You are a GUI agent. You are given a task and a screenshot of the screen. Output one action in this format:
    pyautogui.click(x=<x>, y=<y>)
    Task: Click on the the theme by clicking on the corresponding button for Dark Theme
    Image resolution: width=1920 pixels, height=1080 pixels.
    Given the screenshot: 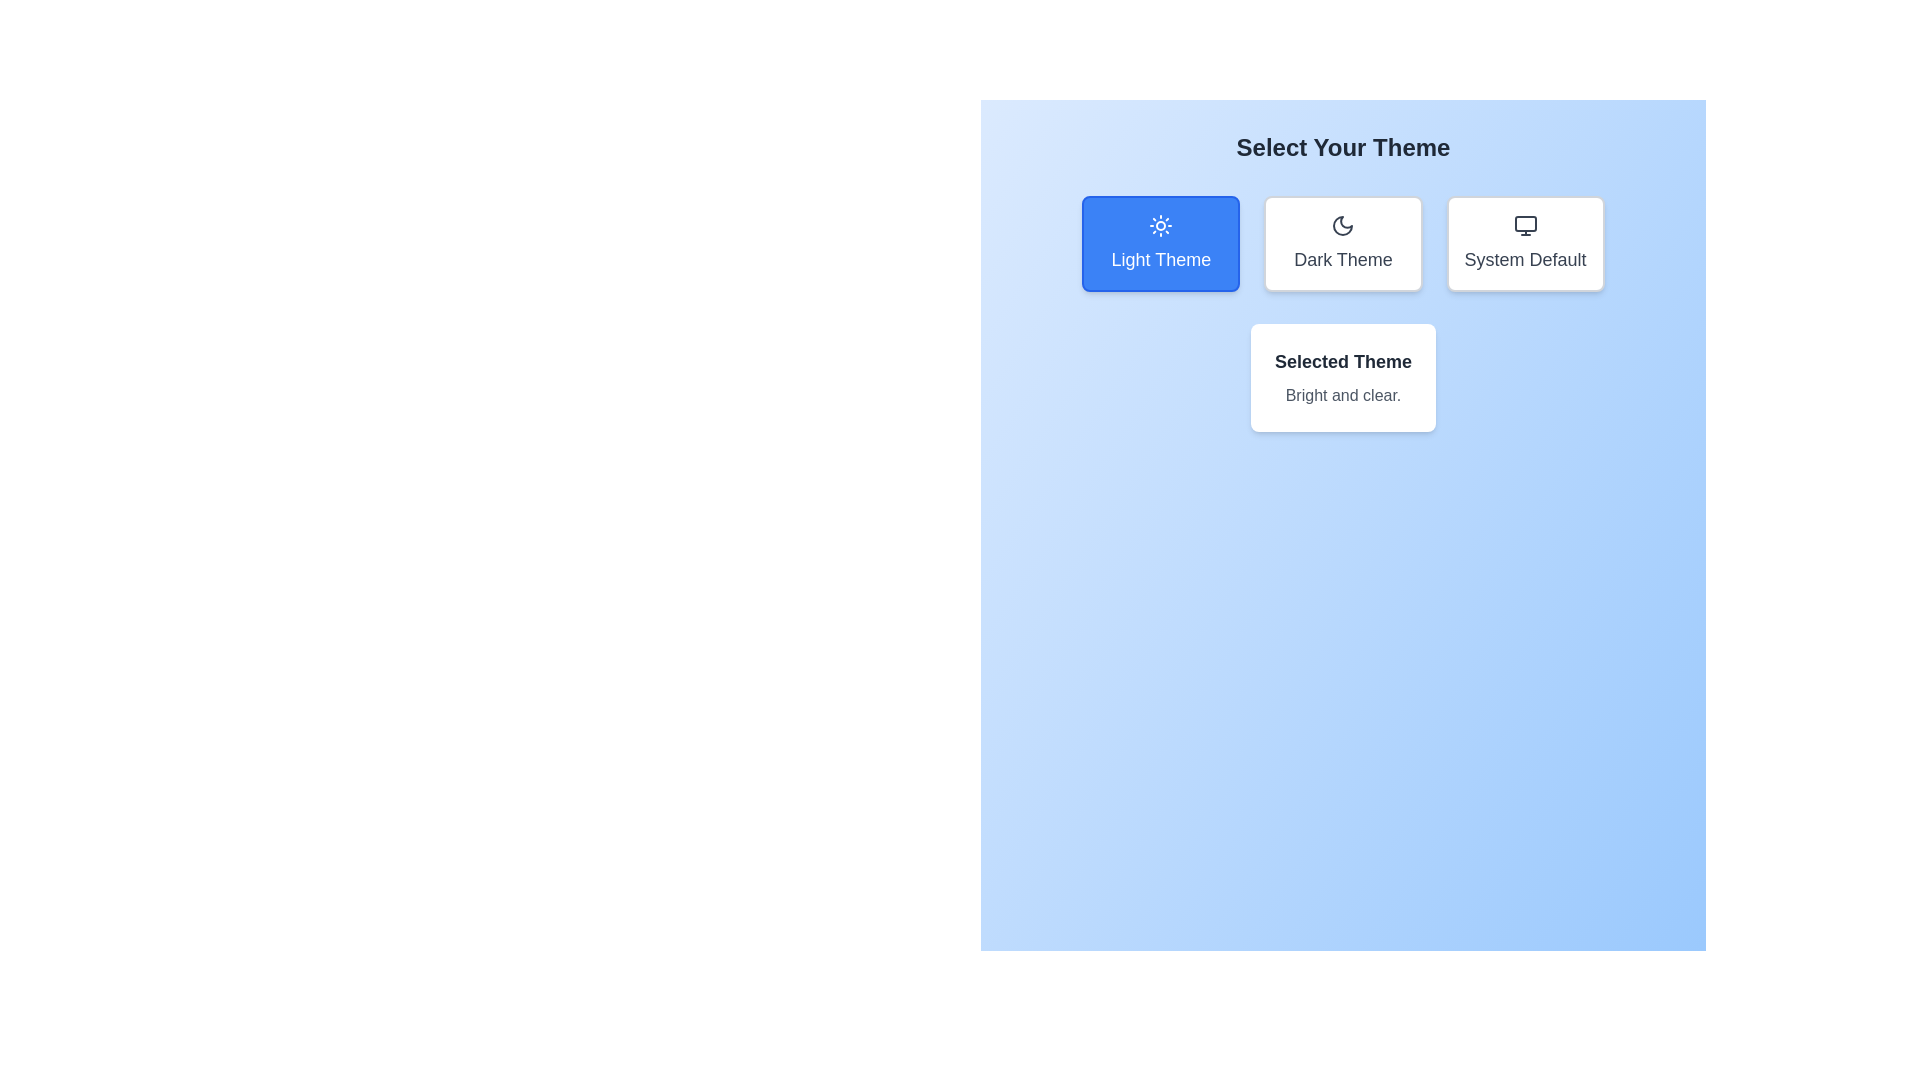 What is the action you would take?
    pyautogui.click(x=1343, y=242)
    